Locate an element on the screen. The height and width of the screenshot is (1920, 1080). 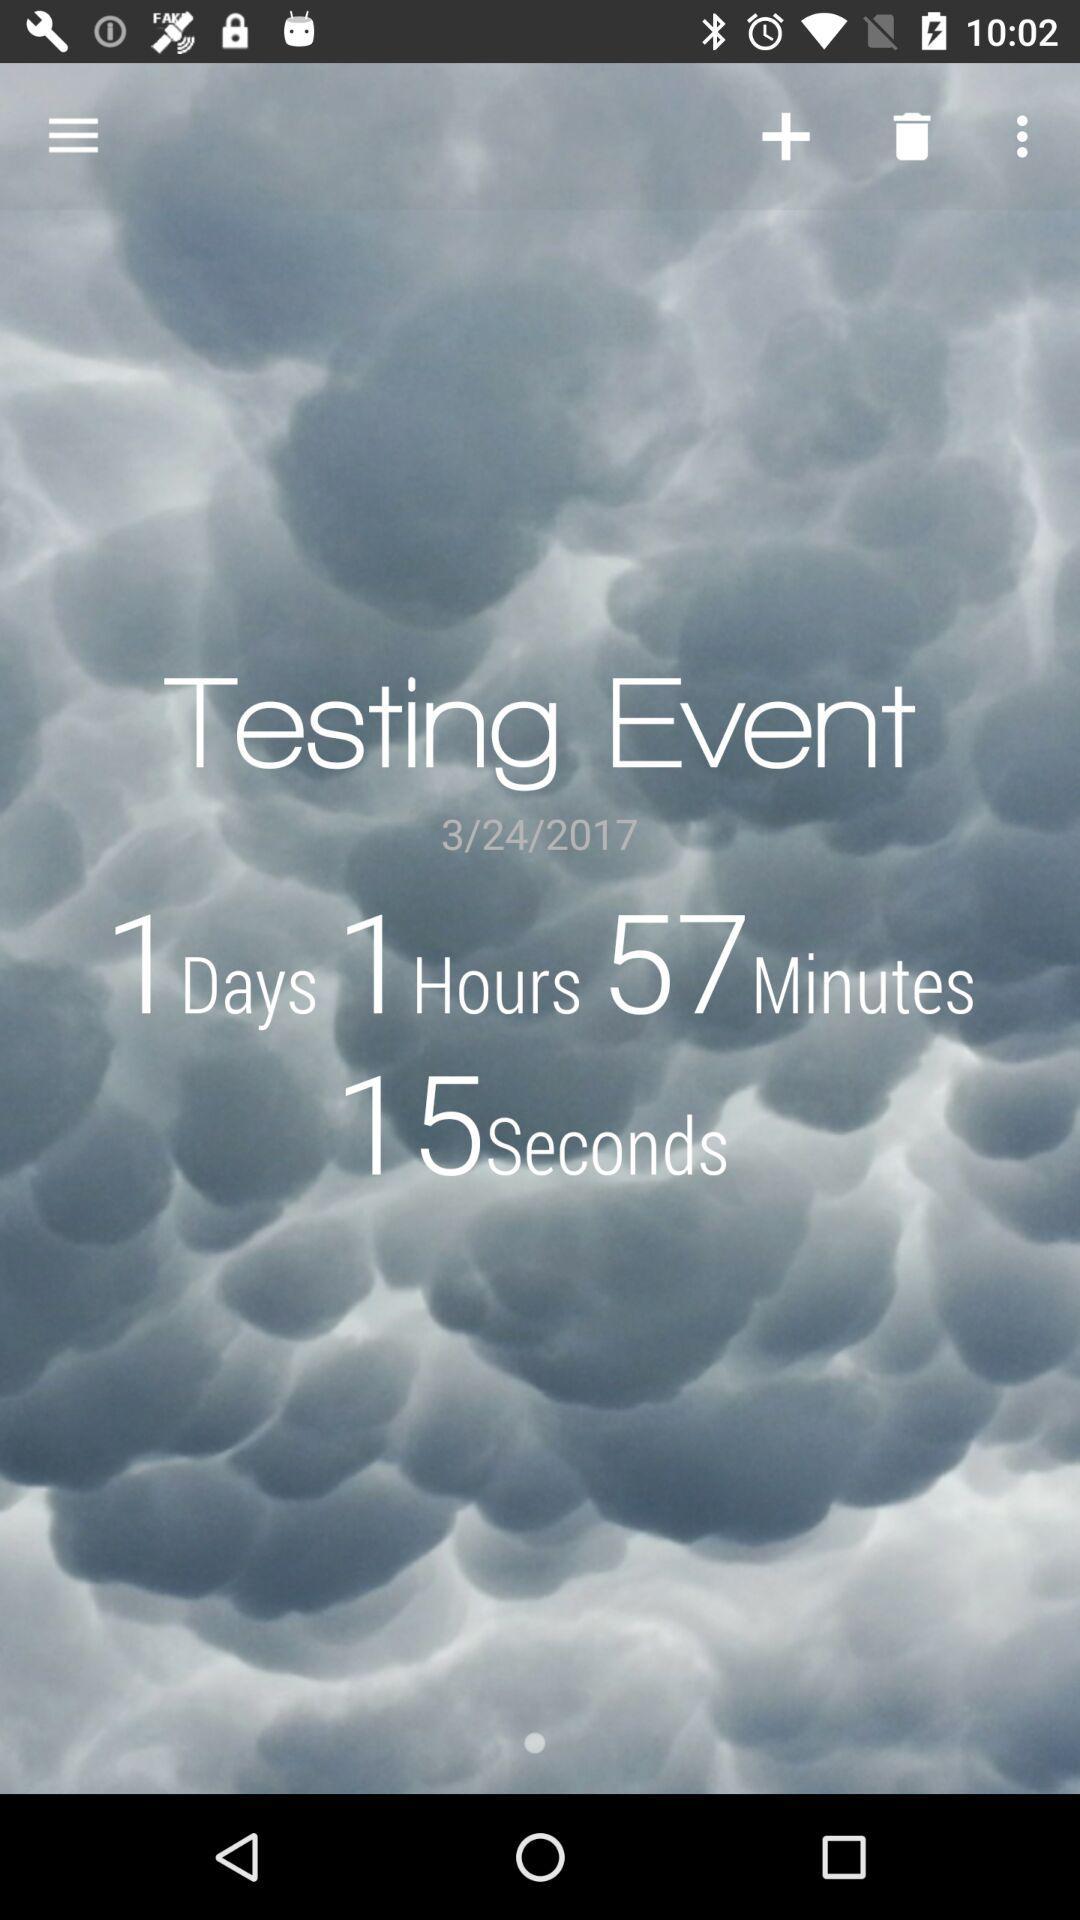
the item above the testing event item is located at coordinates (911, 135).